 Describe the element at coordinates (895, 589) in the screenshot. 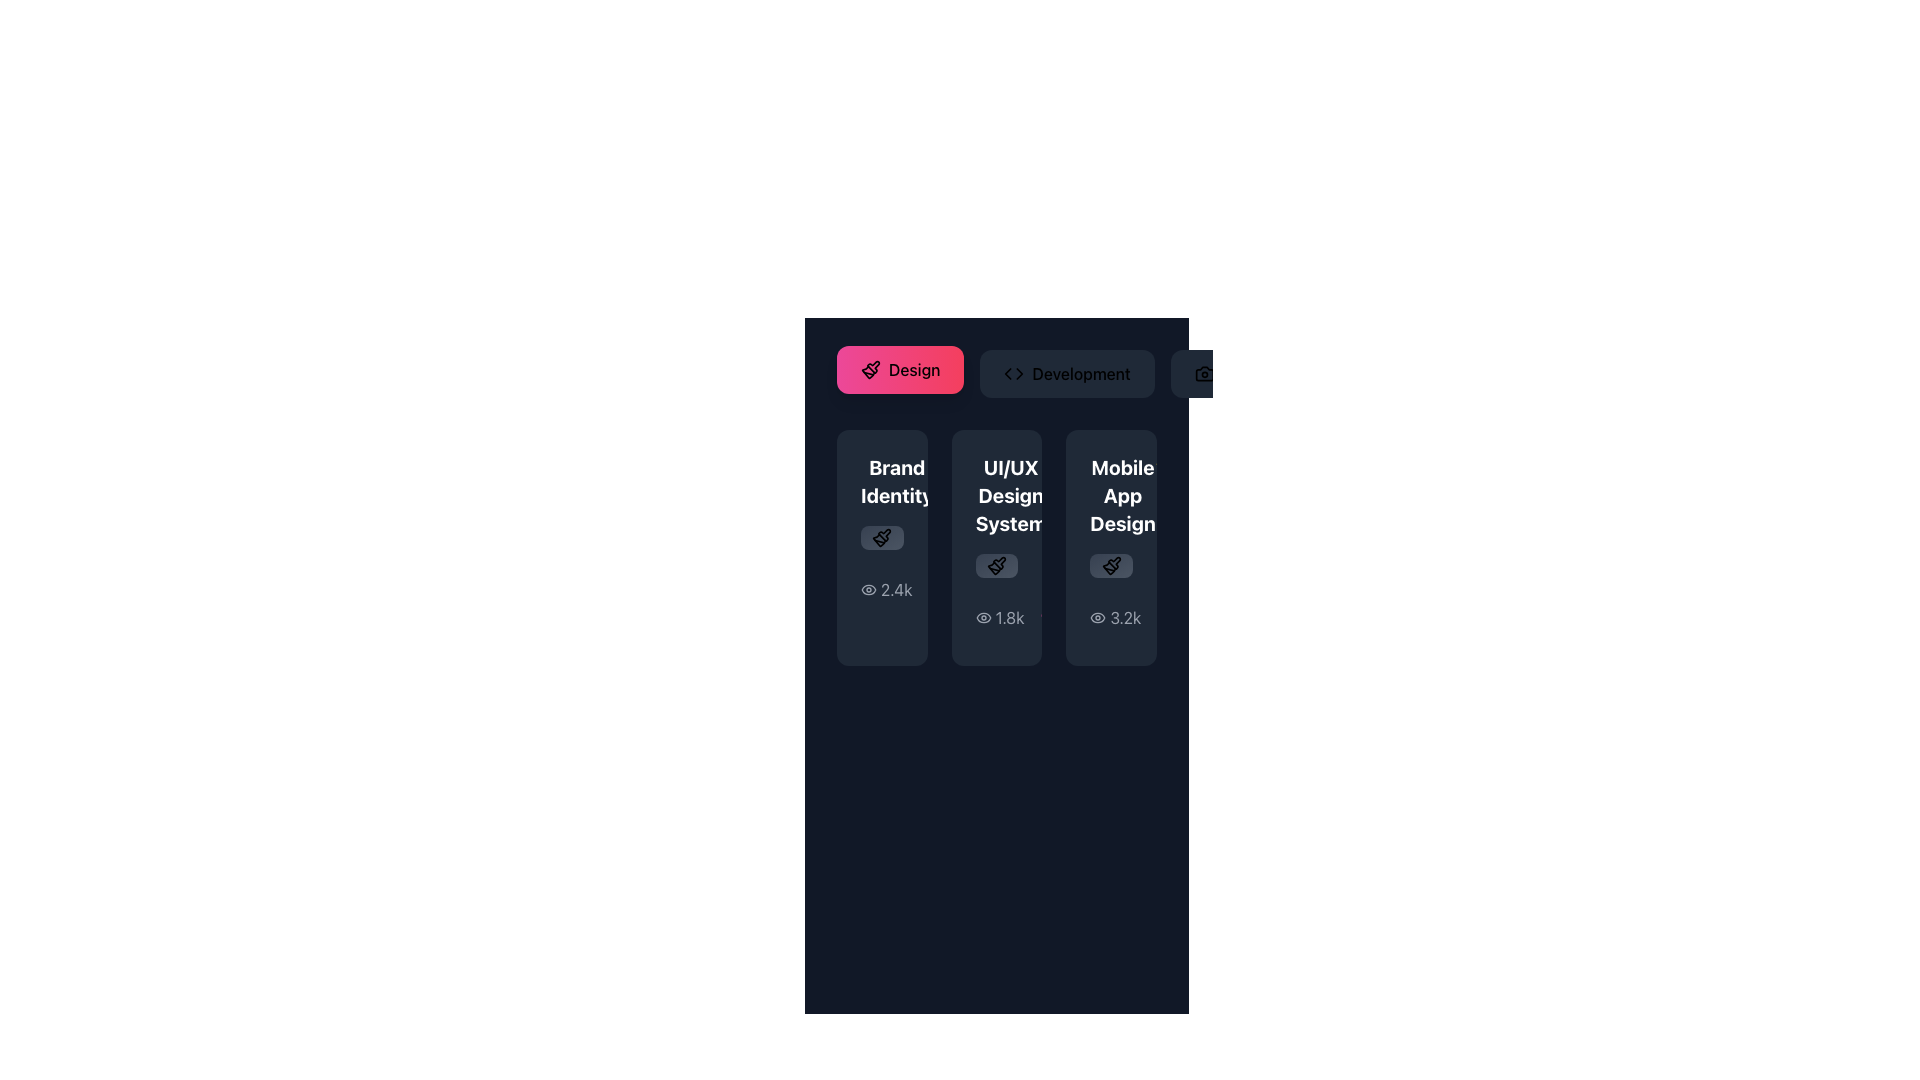

I see `the static text label displaying '2.4k' in light gray on a dark blue background, located next to the eye icon on the 'Brand Identity' card` at that location.